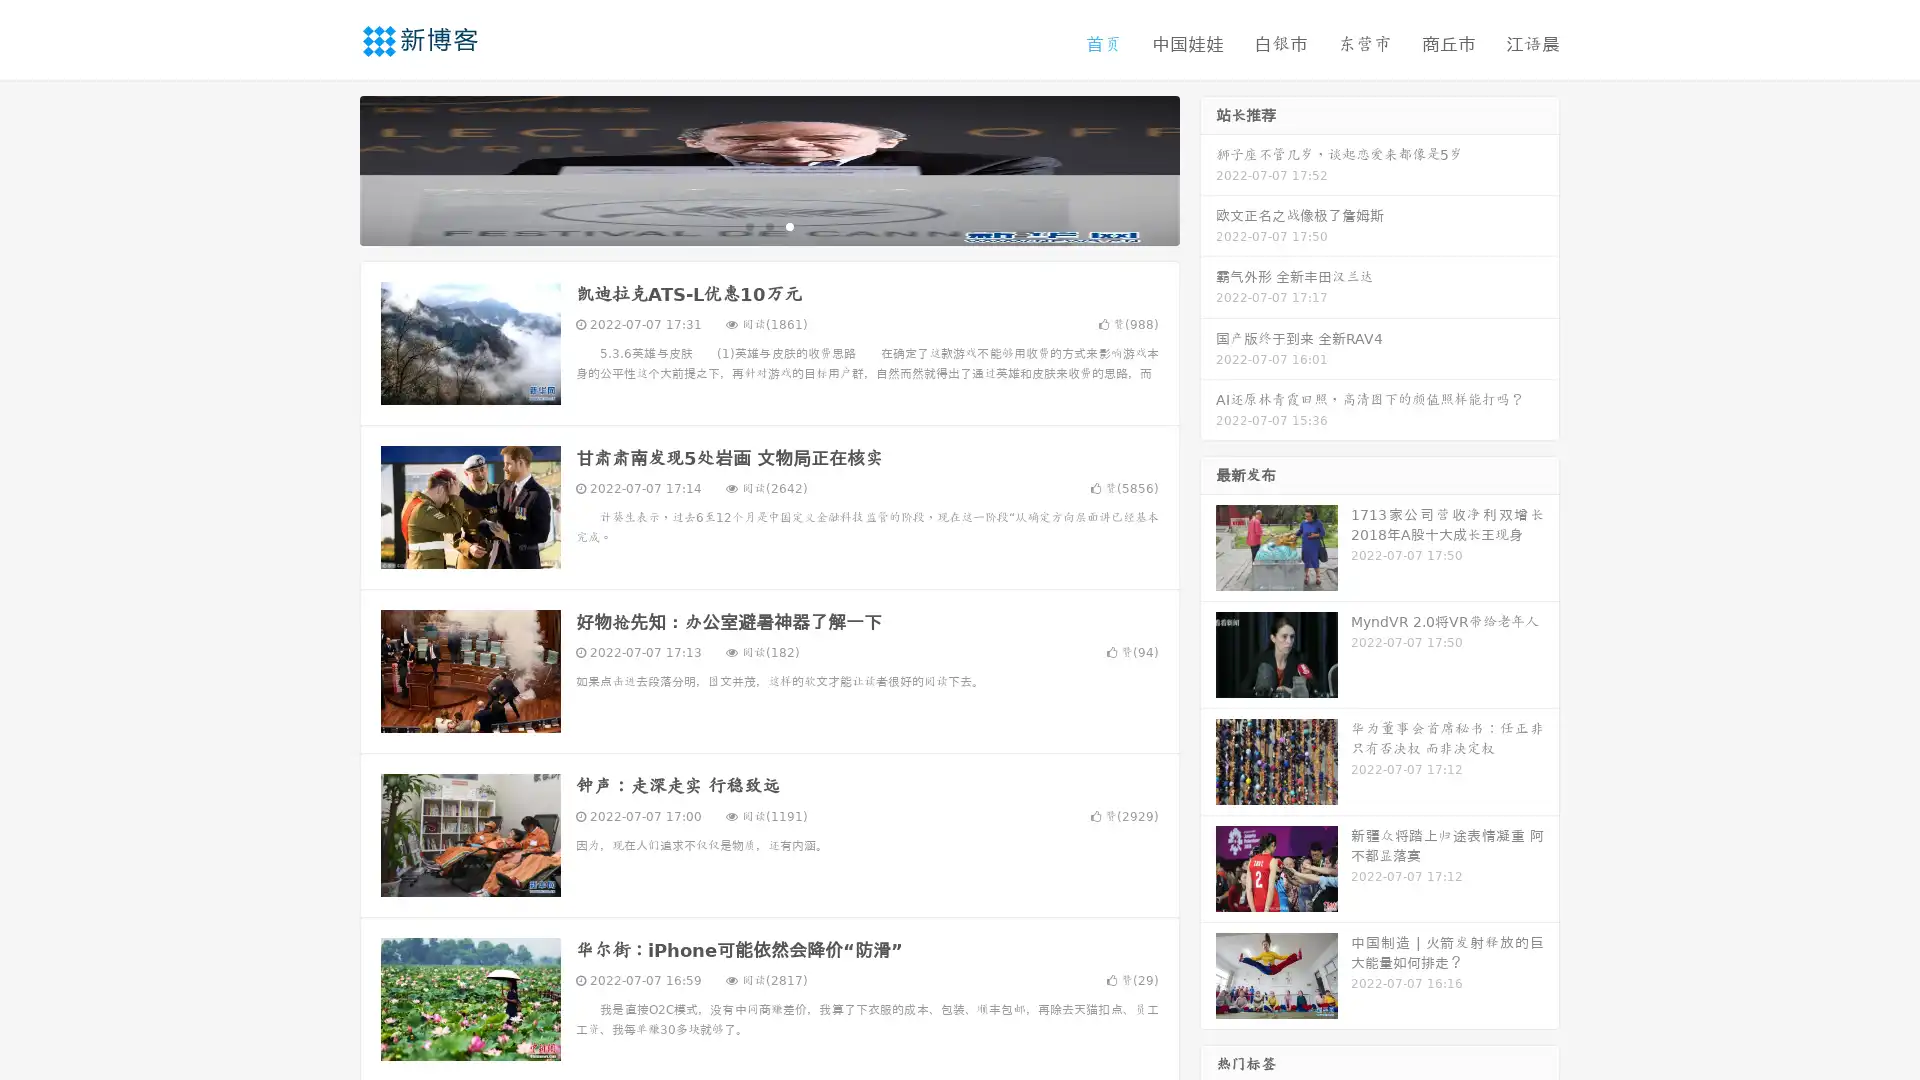 This screenshot has width=1920, height=1080. What do you see at coordinates (768, 225) in the screenshot?
I see `Go to slide 2` at bounding box center [768, 225].